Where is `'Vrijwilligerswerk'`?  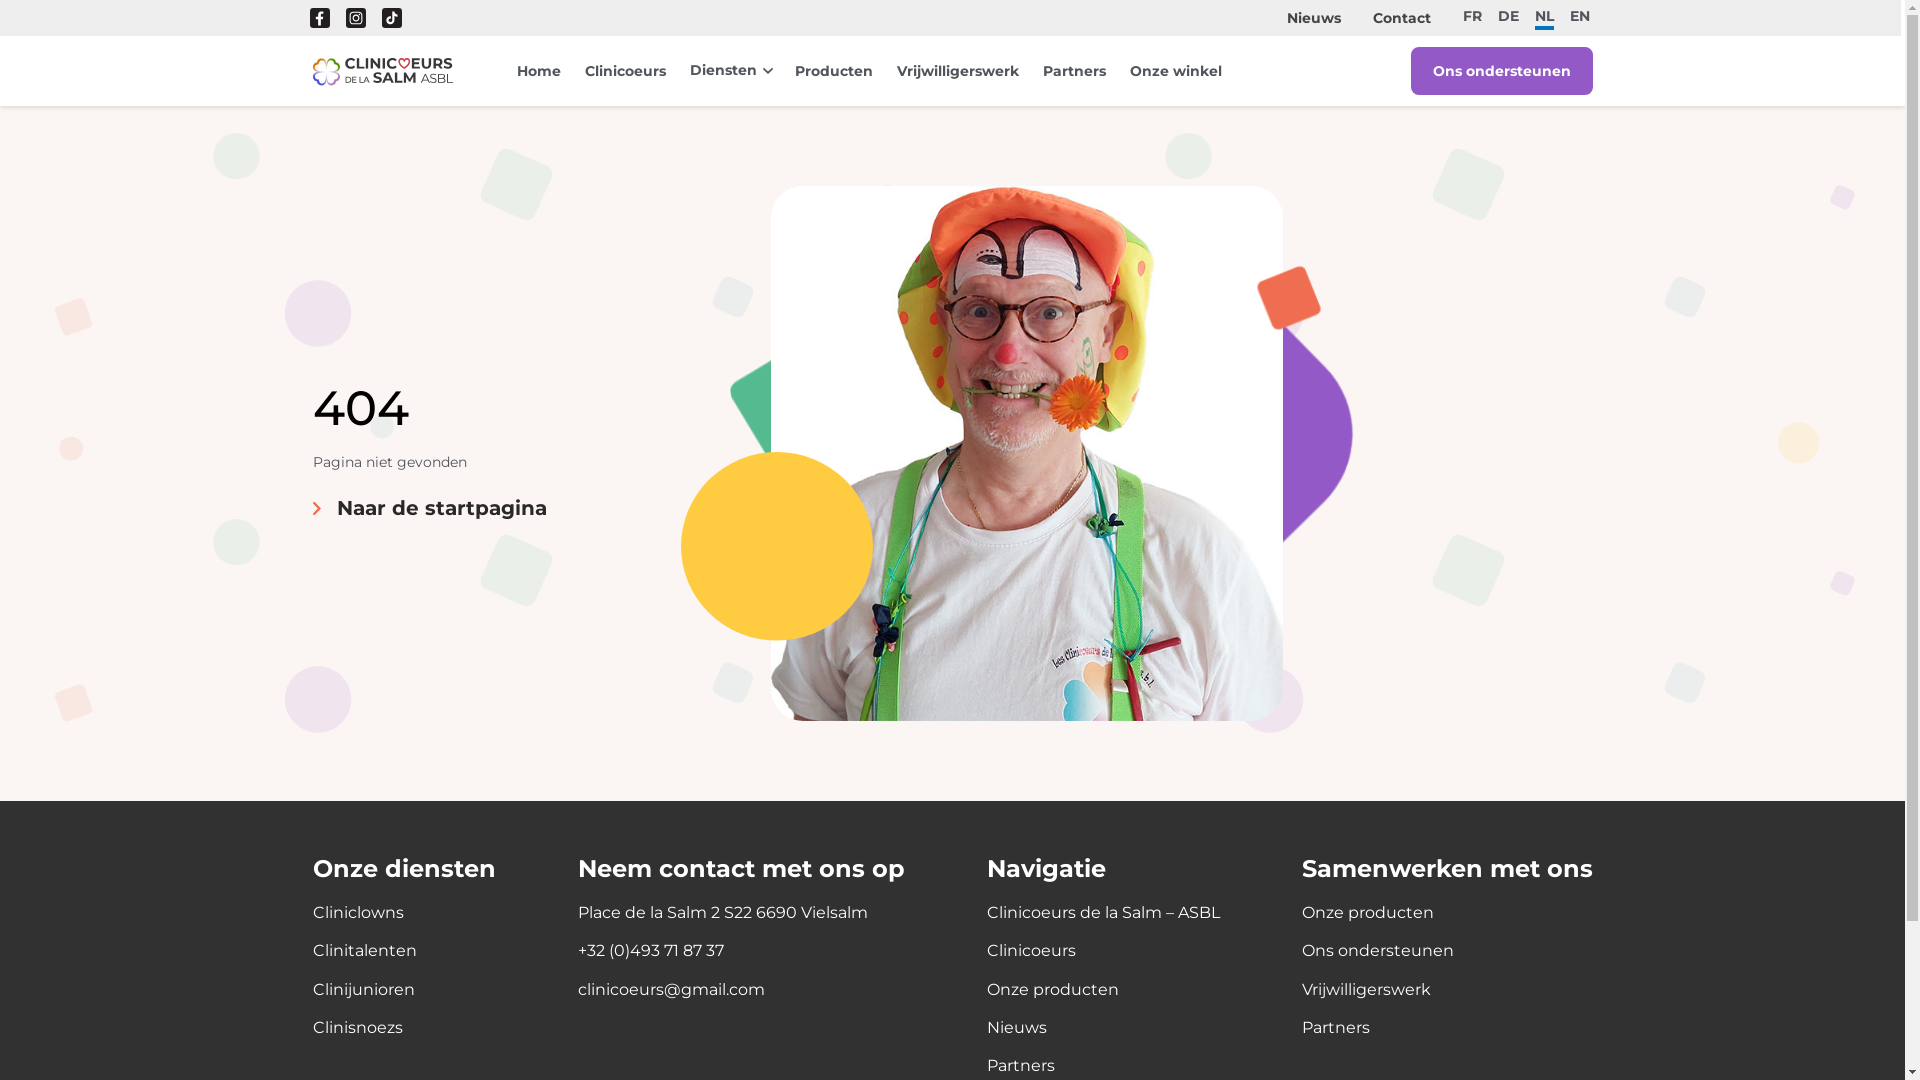 'Vrijwilligerswerk' is located at coordinates (955, 69).